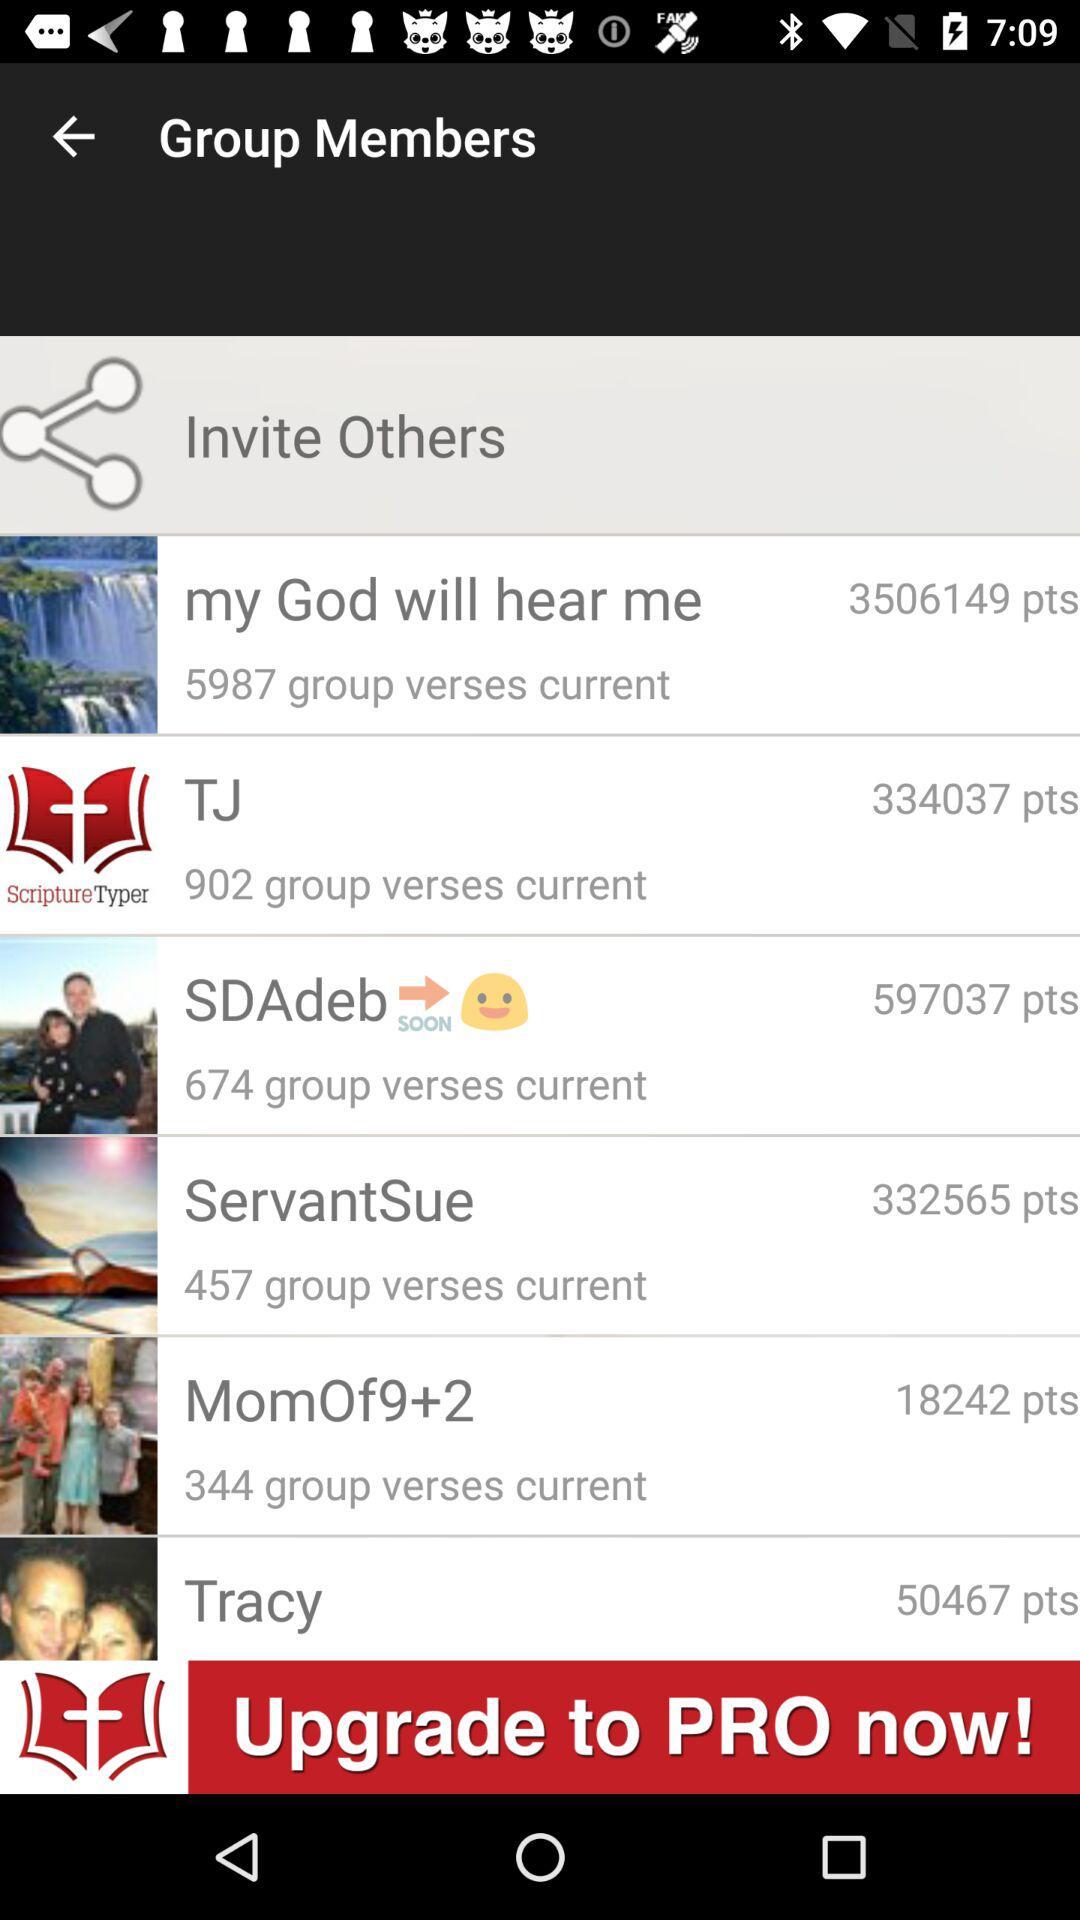 This screenshot has width=1080, height=1920. Describe the element at coordinates (526, 1198) in the screenshot. I see `the icon below 674 group verses app` at that location.